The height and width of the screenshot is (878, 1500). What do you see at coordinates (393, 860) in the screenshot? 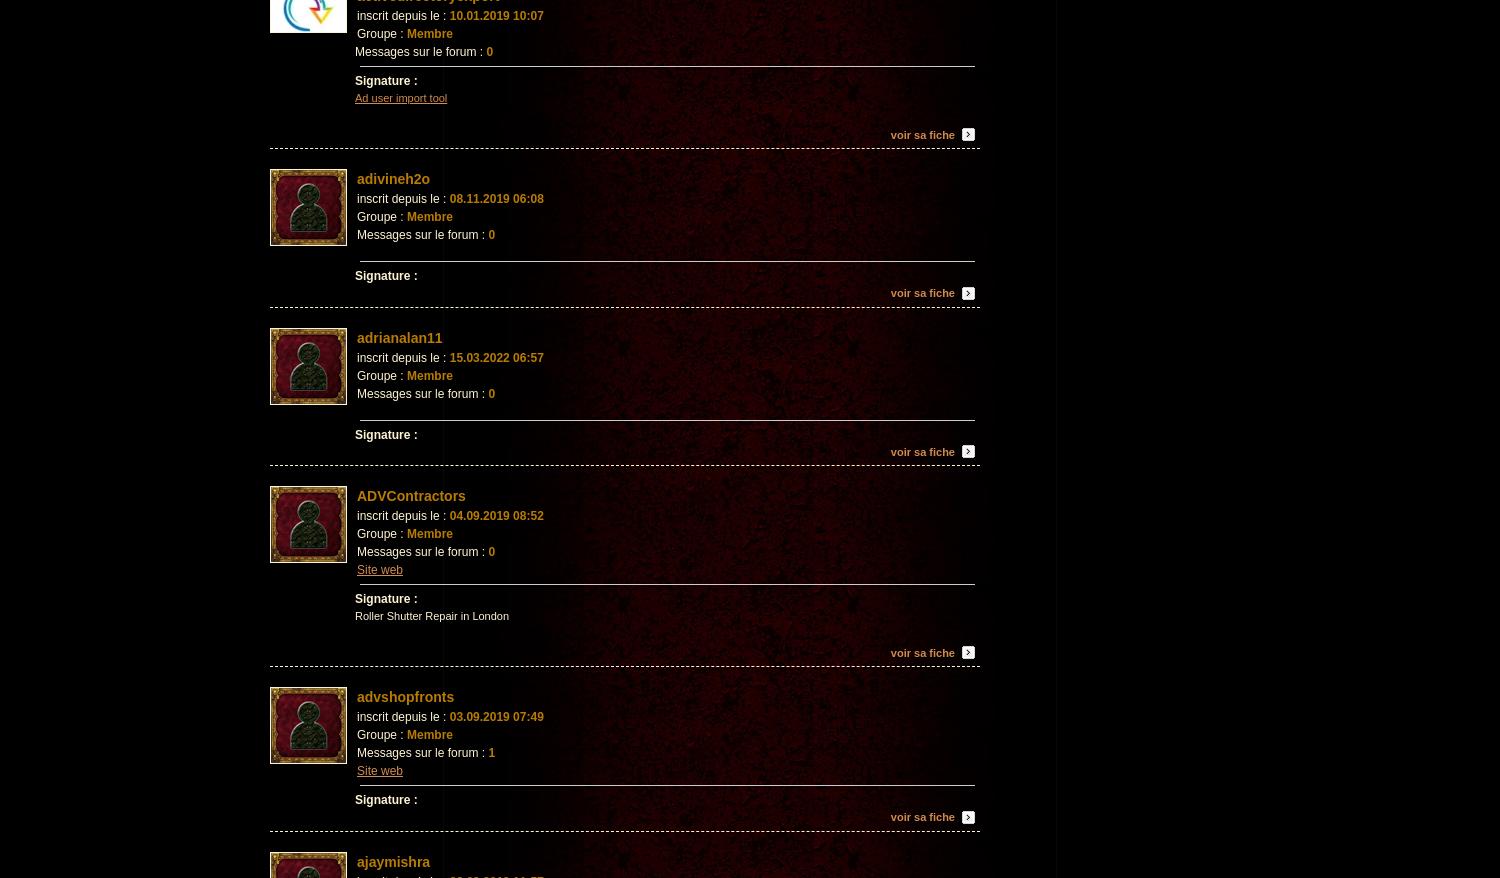
I see `'ajaymishra'` at bounding box center [393, 860].